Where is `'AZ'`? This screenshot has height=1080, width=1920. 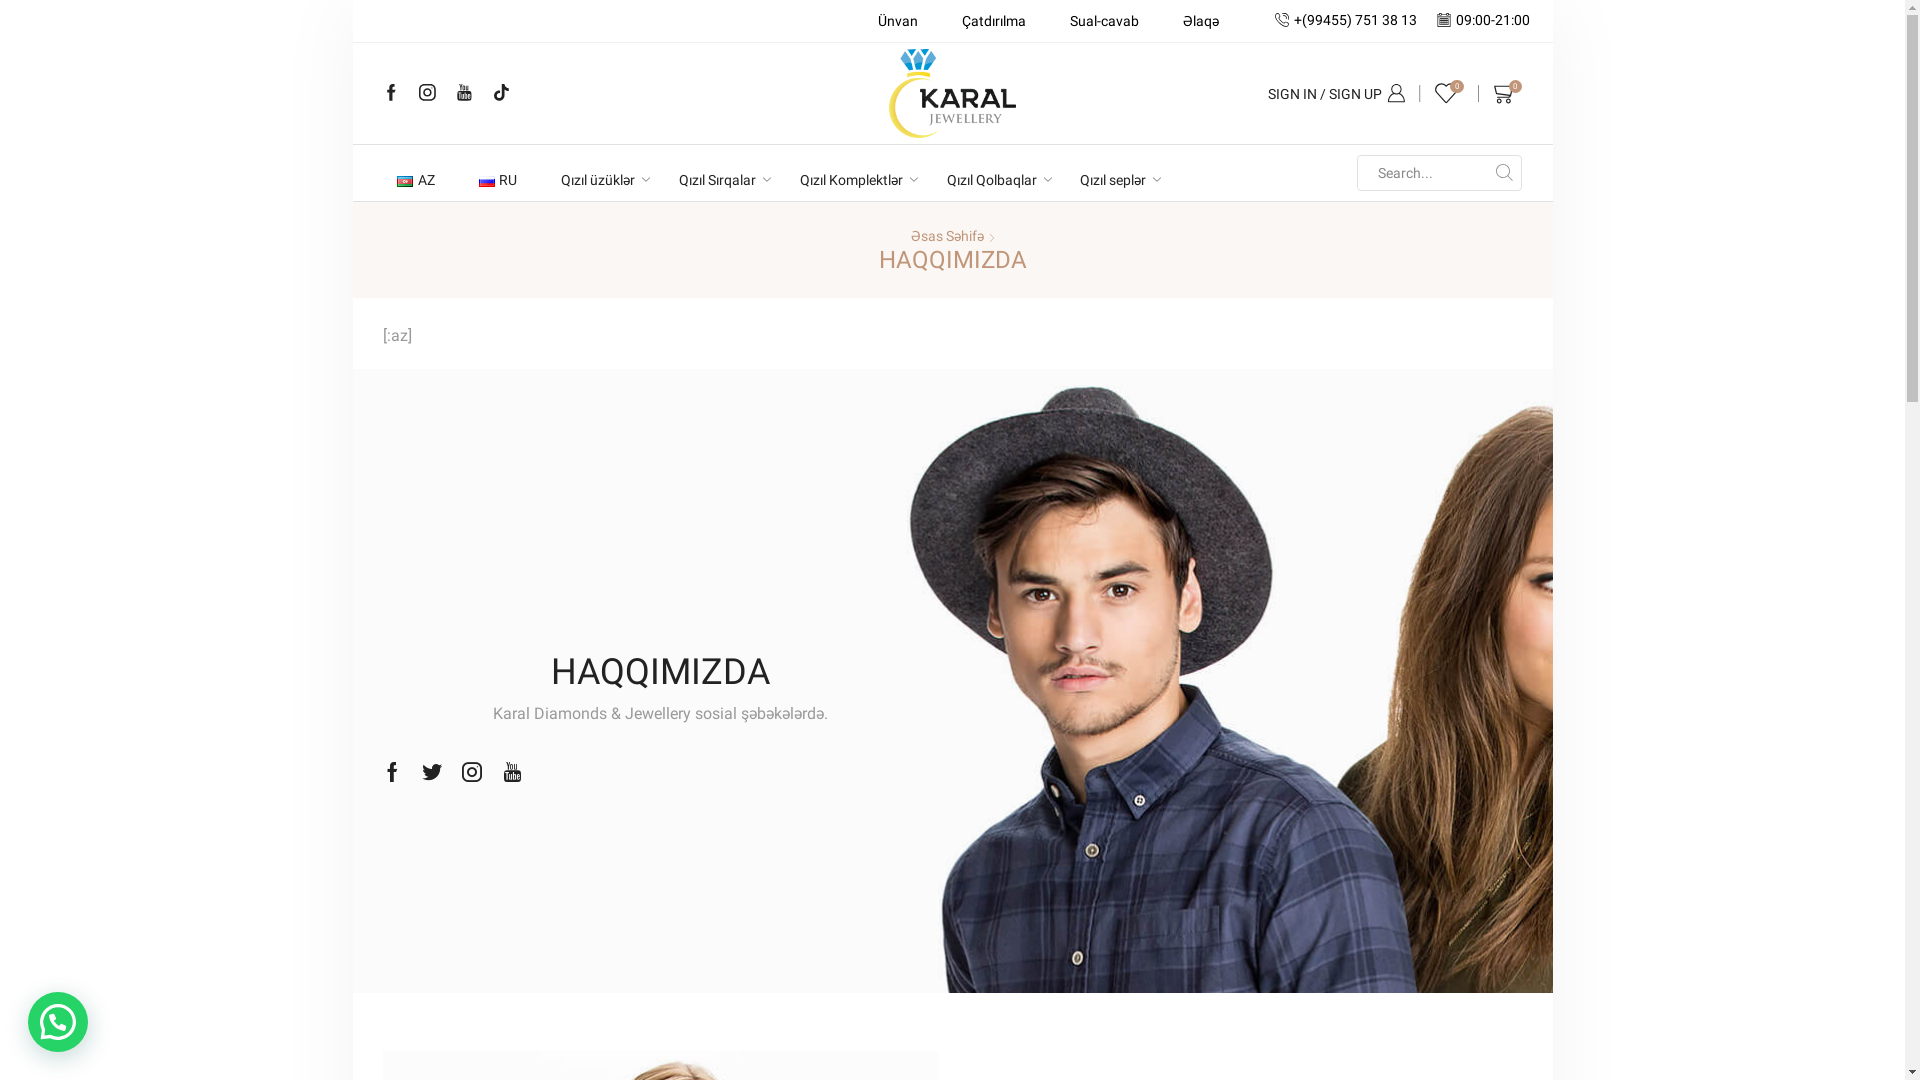 'AZ' is located at coordinates (414, 181).